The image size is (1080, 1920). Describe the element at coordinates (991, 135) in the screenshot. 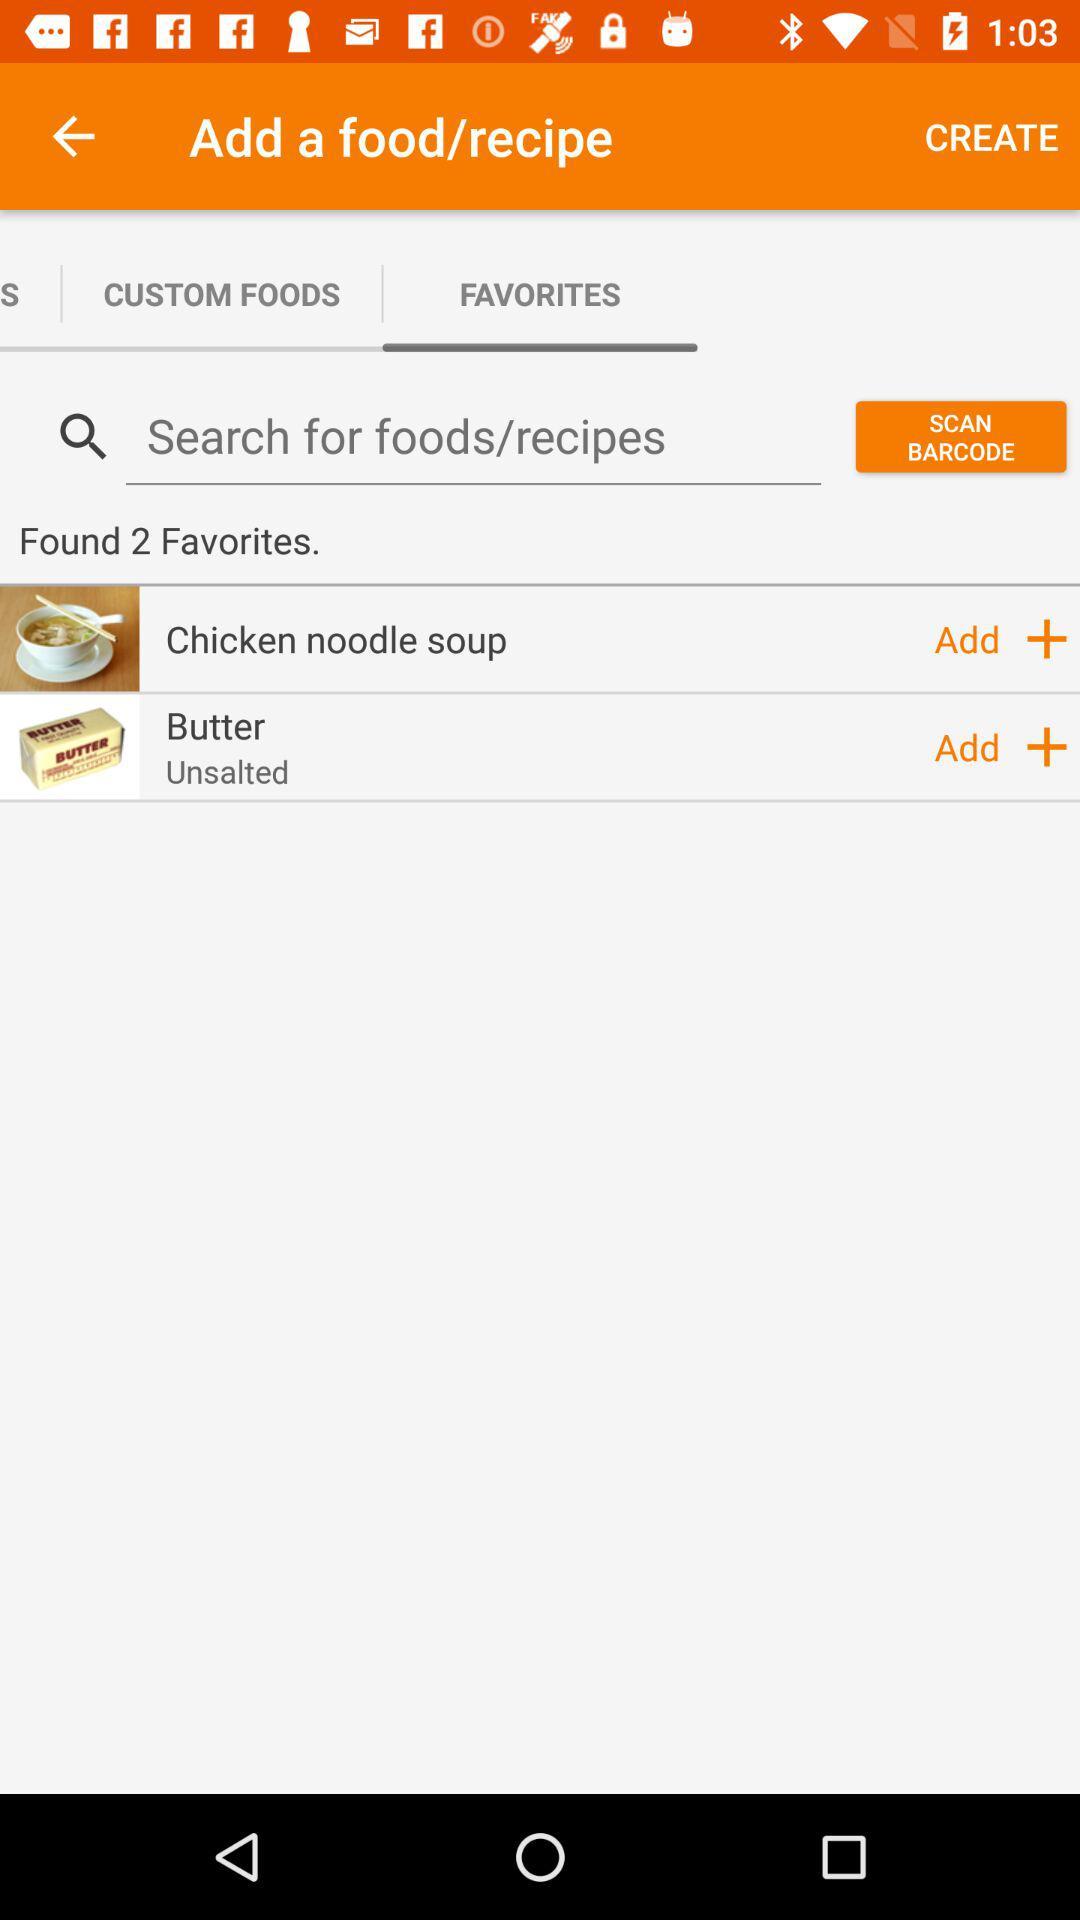

I see `item to the right of the add a food item` at that location.